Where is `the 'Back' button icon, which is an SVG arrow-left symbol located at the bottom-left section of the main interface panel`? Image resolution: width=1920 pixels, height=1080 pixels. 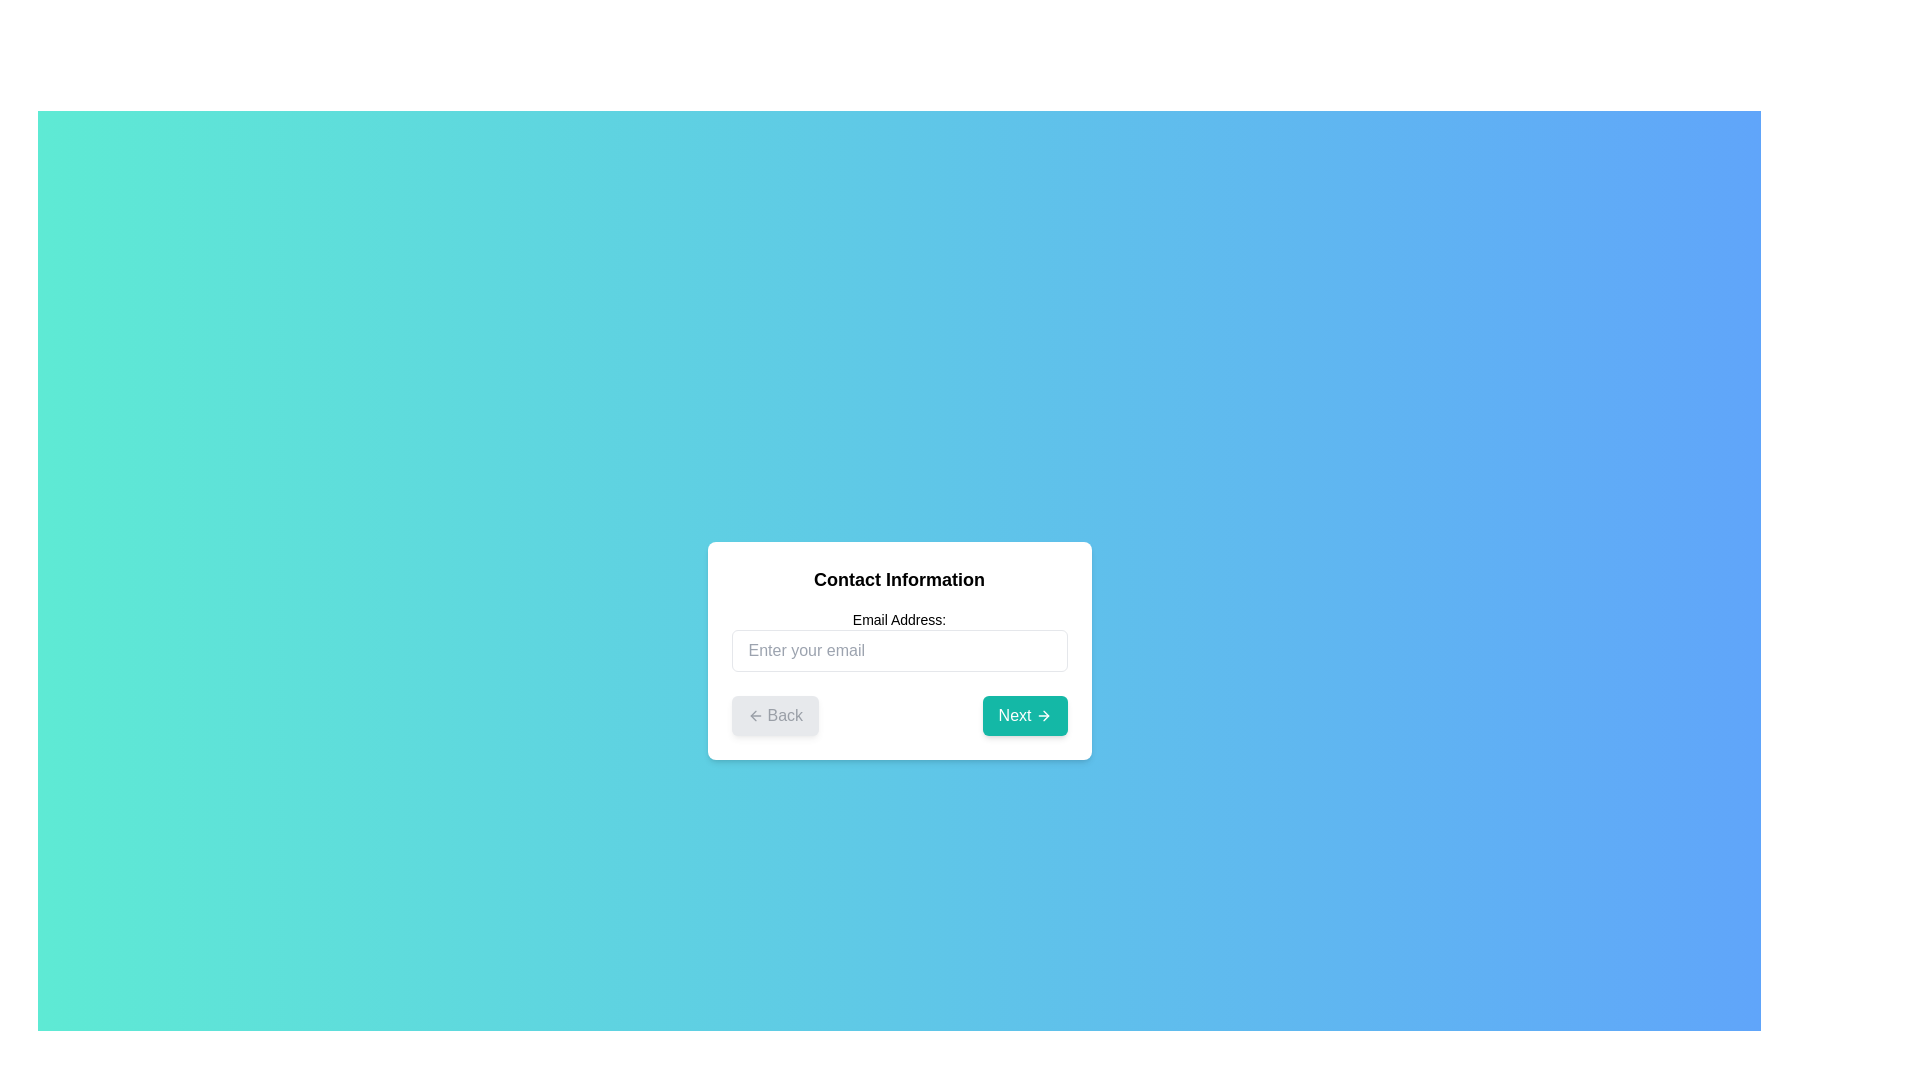 the 'Back' button icon, which is an SVG arrow-left symbol located at the bottom-left section of the main interface panel is located at coordinates (752, 715).